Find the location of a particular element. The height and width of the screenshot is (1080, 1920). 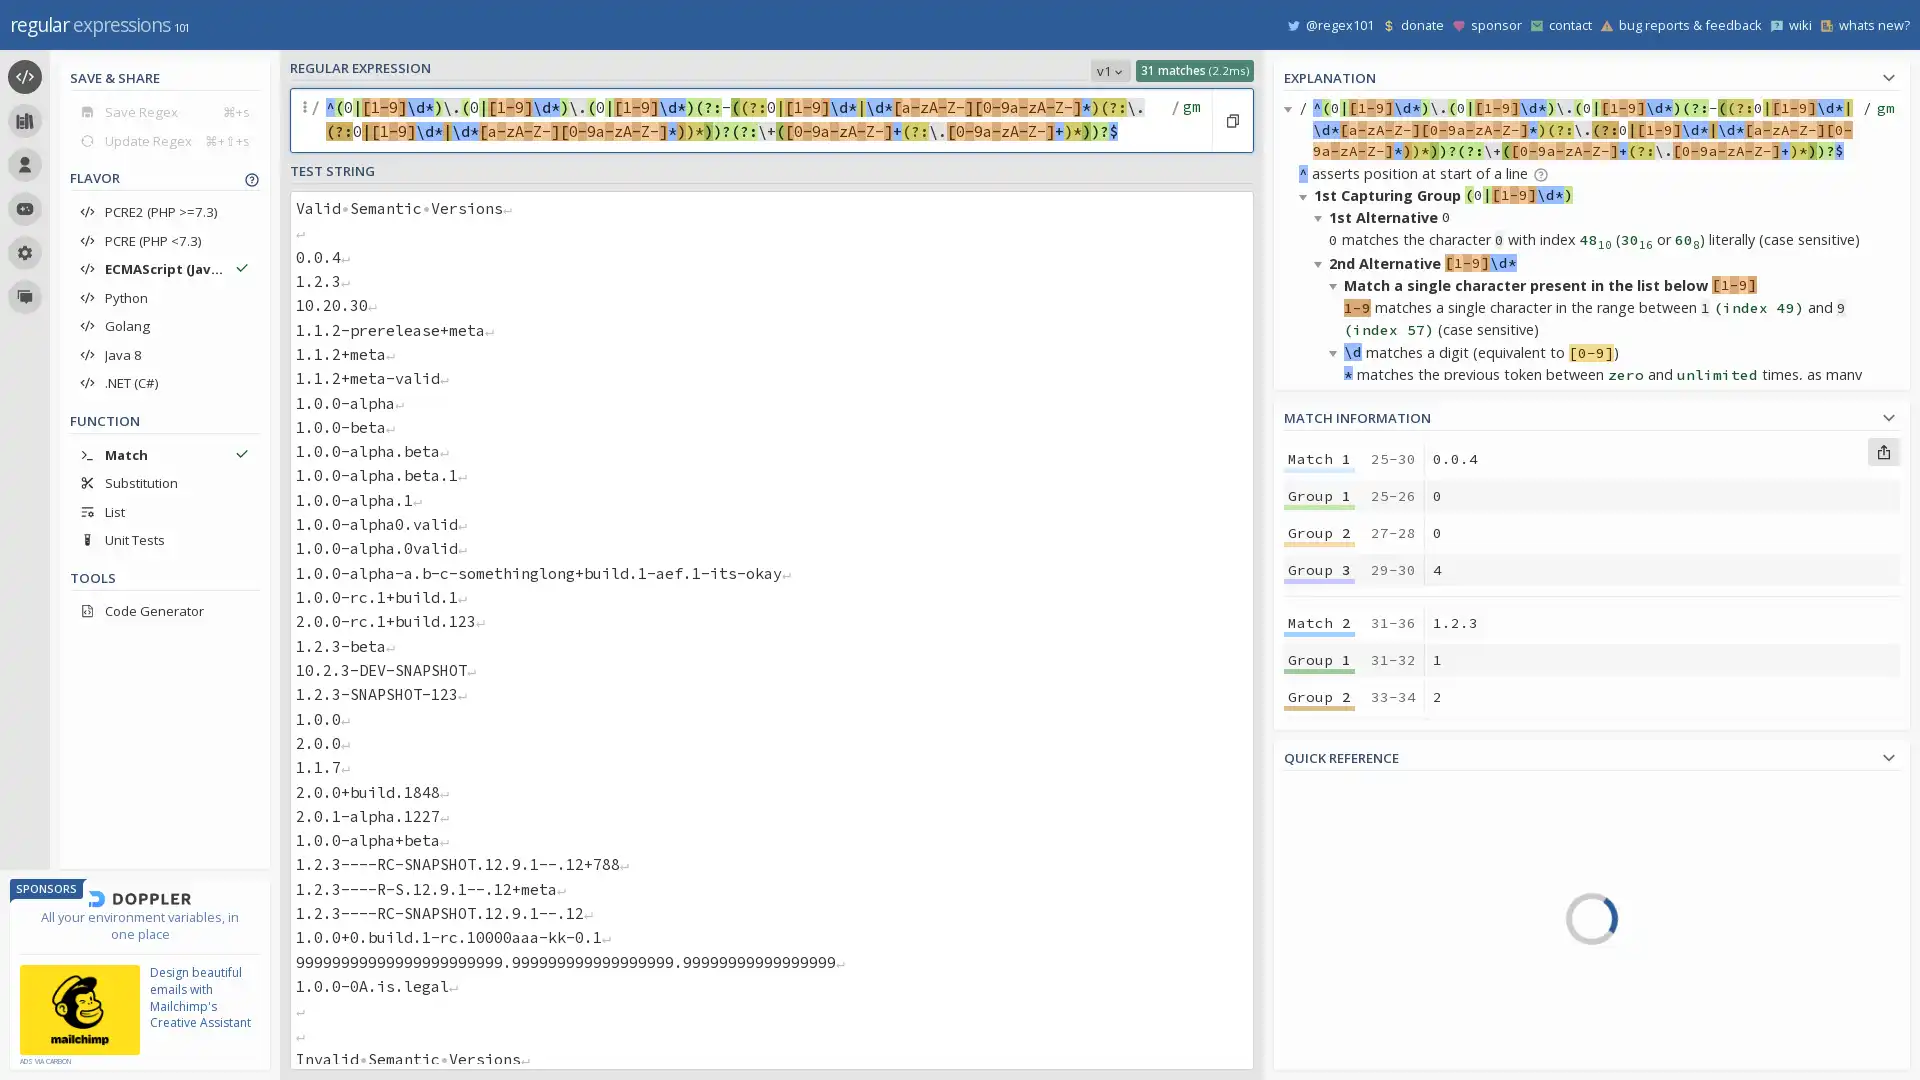

Collapse Subtree is located at coordinates (1336, 849).